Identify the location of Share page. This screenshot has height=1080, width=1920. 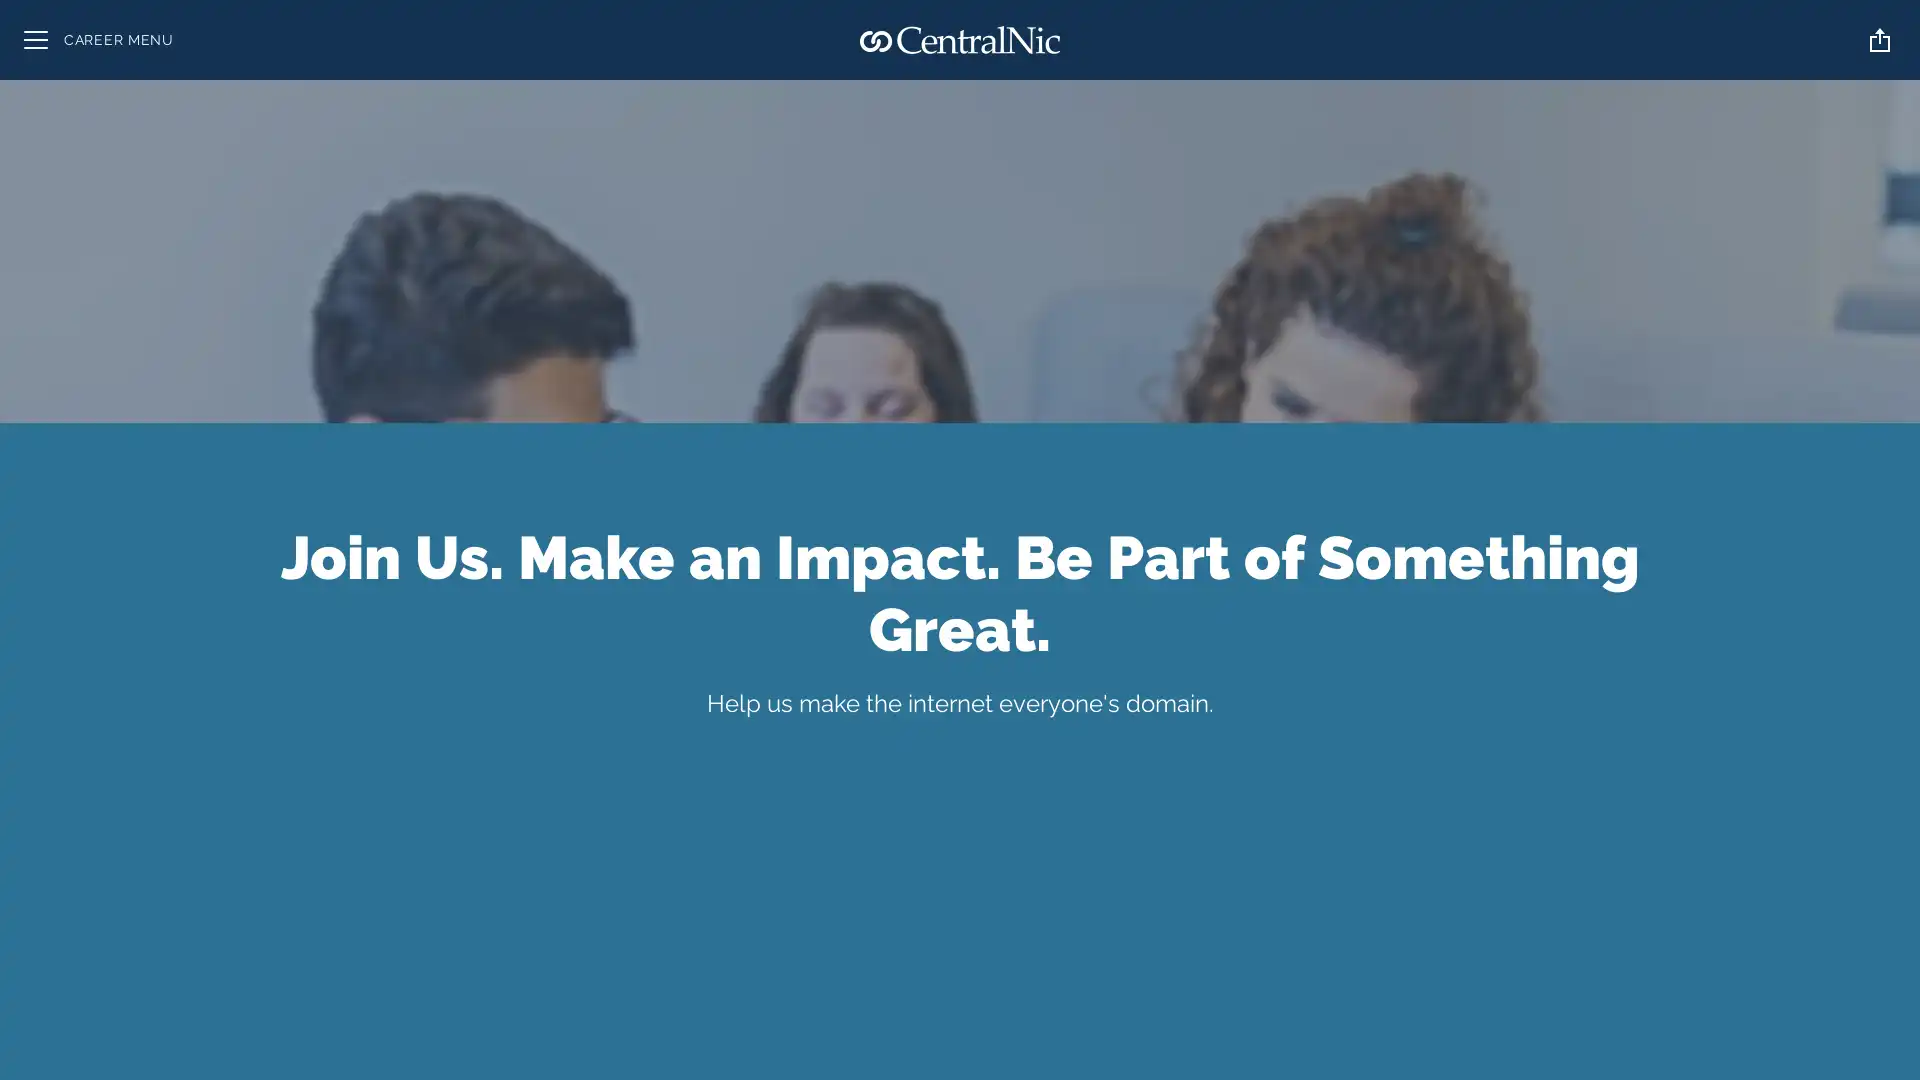
(1879, 39).